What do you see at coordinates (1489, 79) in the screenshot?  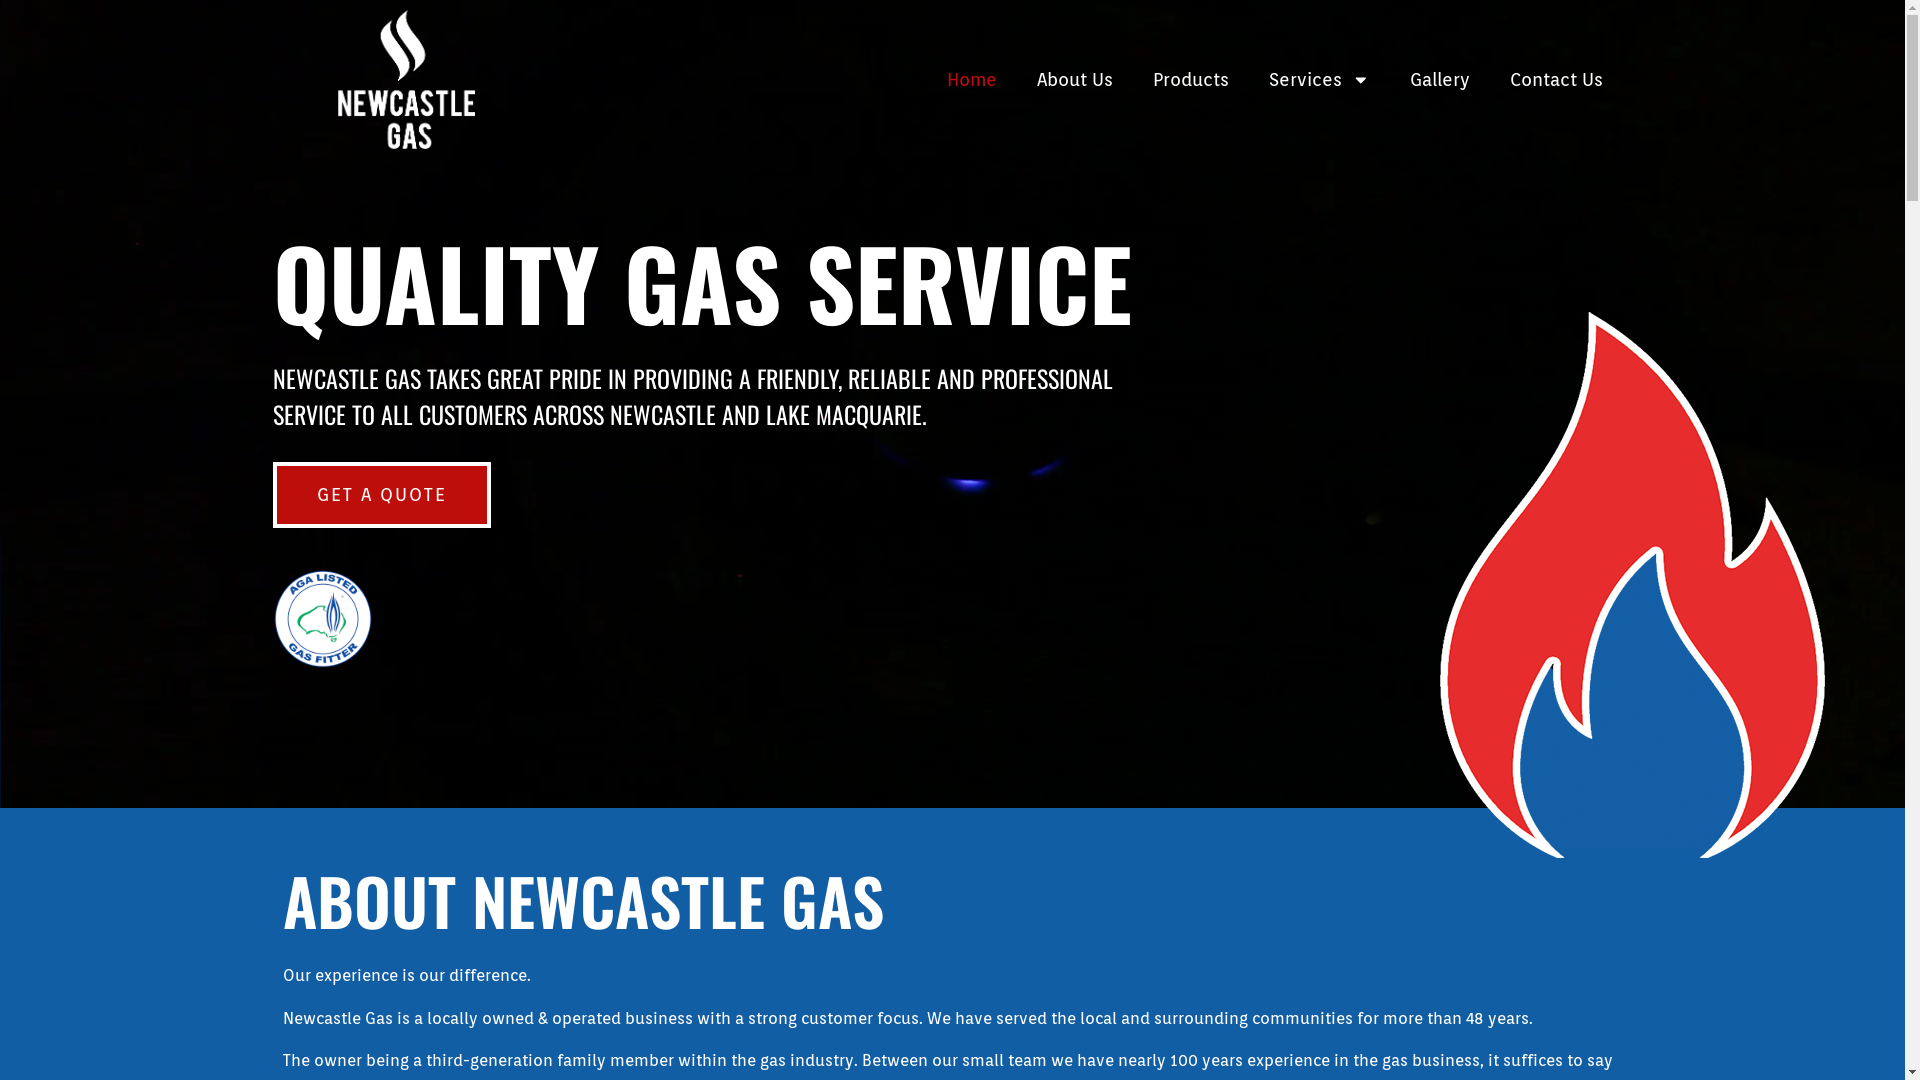 I see `'Contact Us'` at bounding box center [1489, 79].